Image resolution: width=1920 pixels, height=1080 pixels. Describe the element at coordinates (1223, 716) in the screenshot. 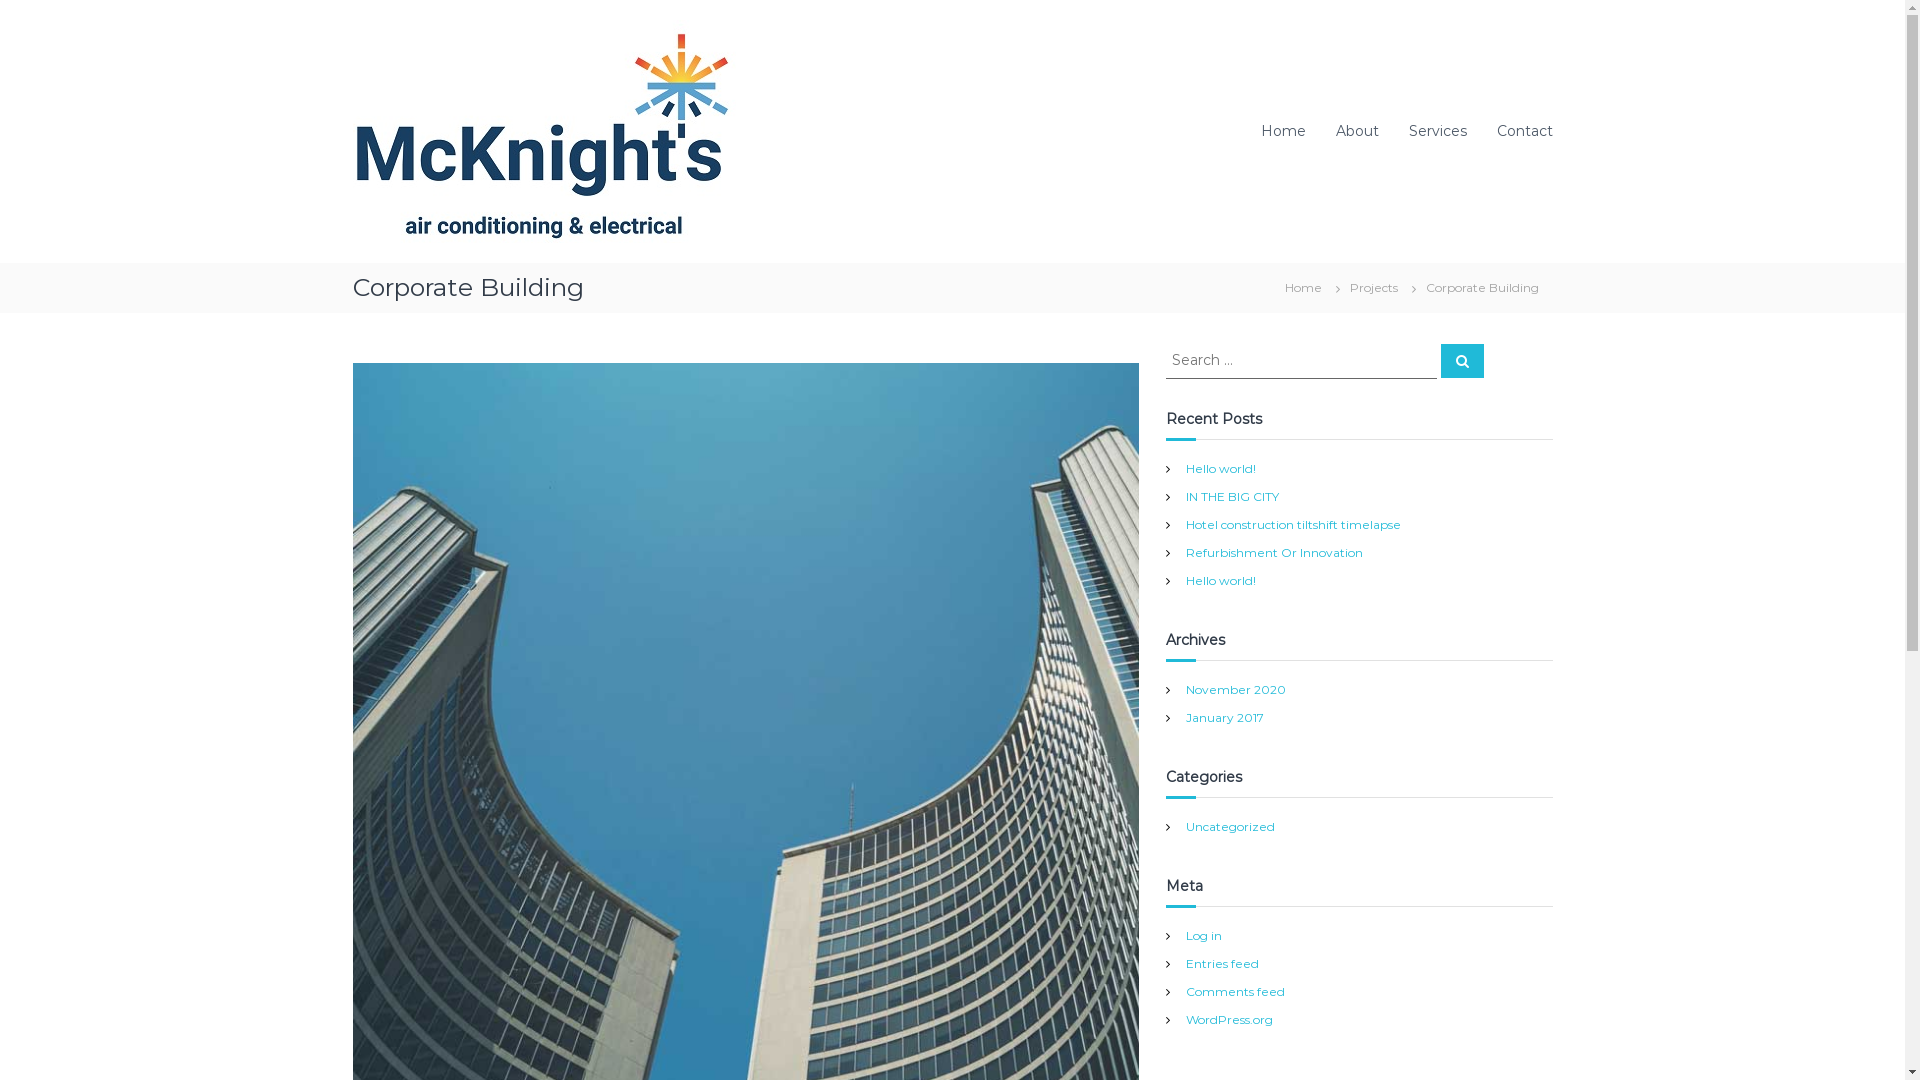

I see `'January 2017'` at that location.